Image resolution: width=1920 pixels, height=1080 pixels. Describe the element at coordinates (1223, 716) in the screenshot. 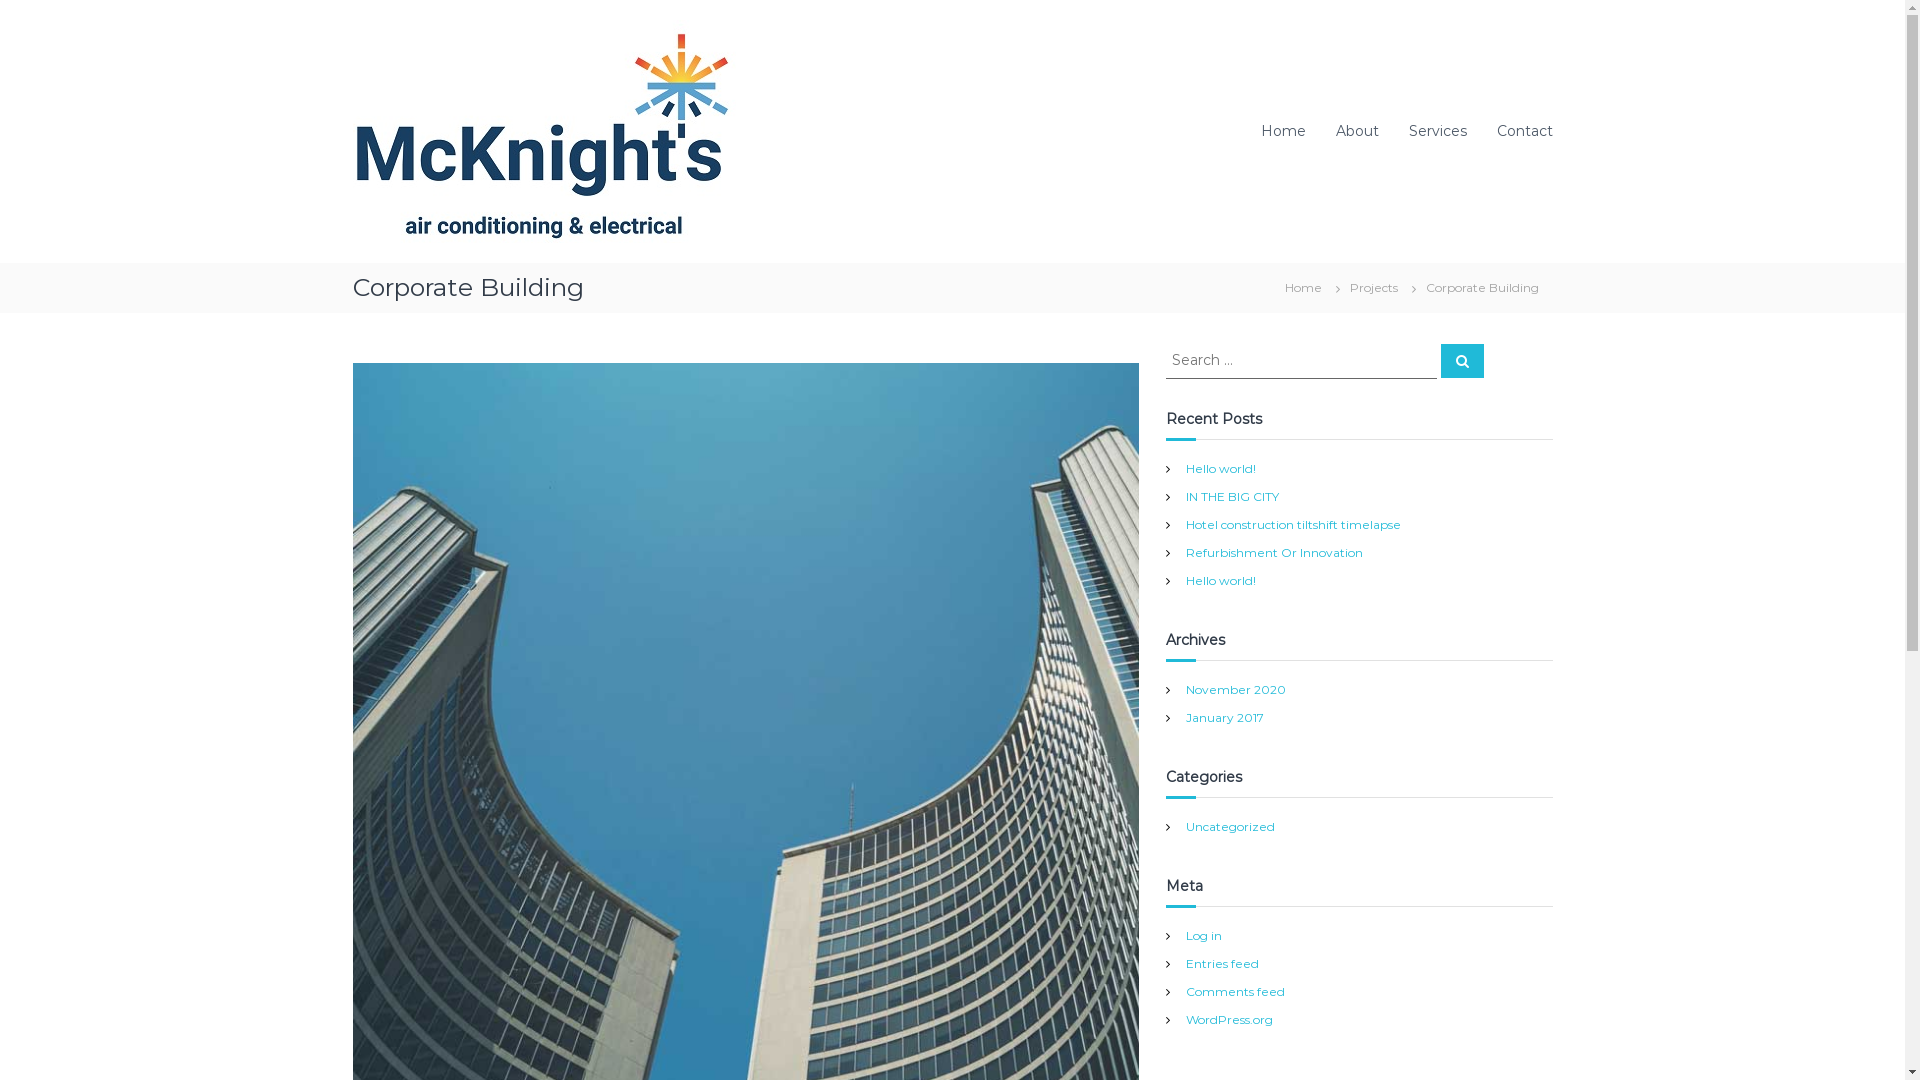

I see `'January 2017'` at that location.